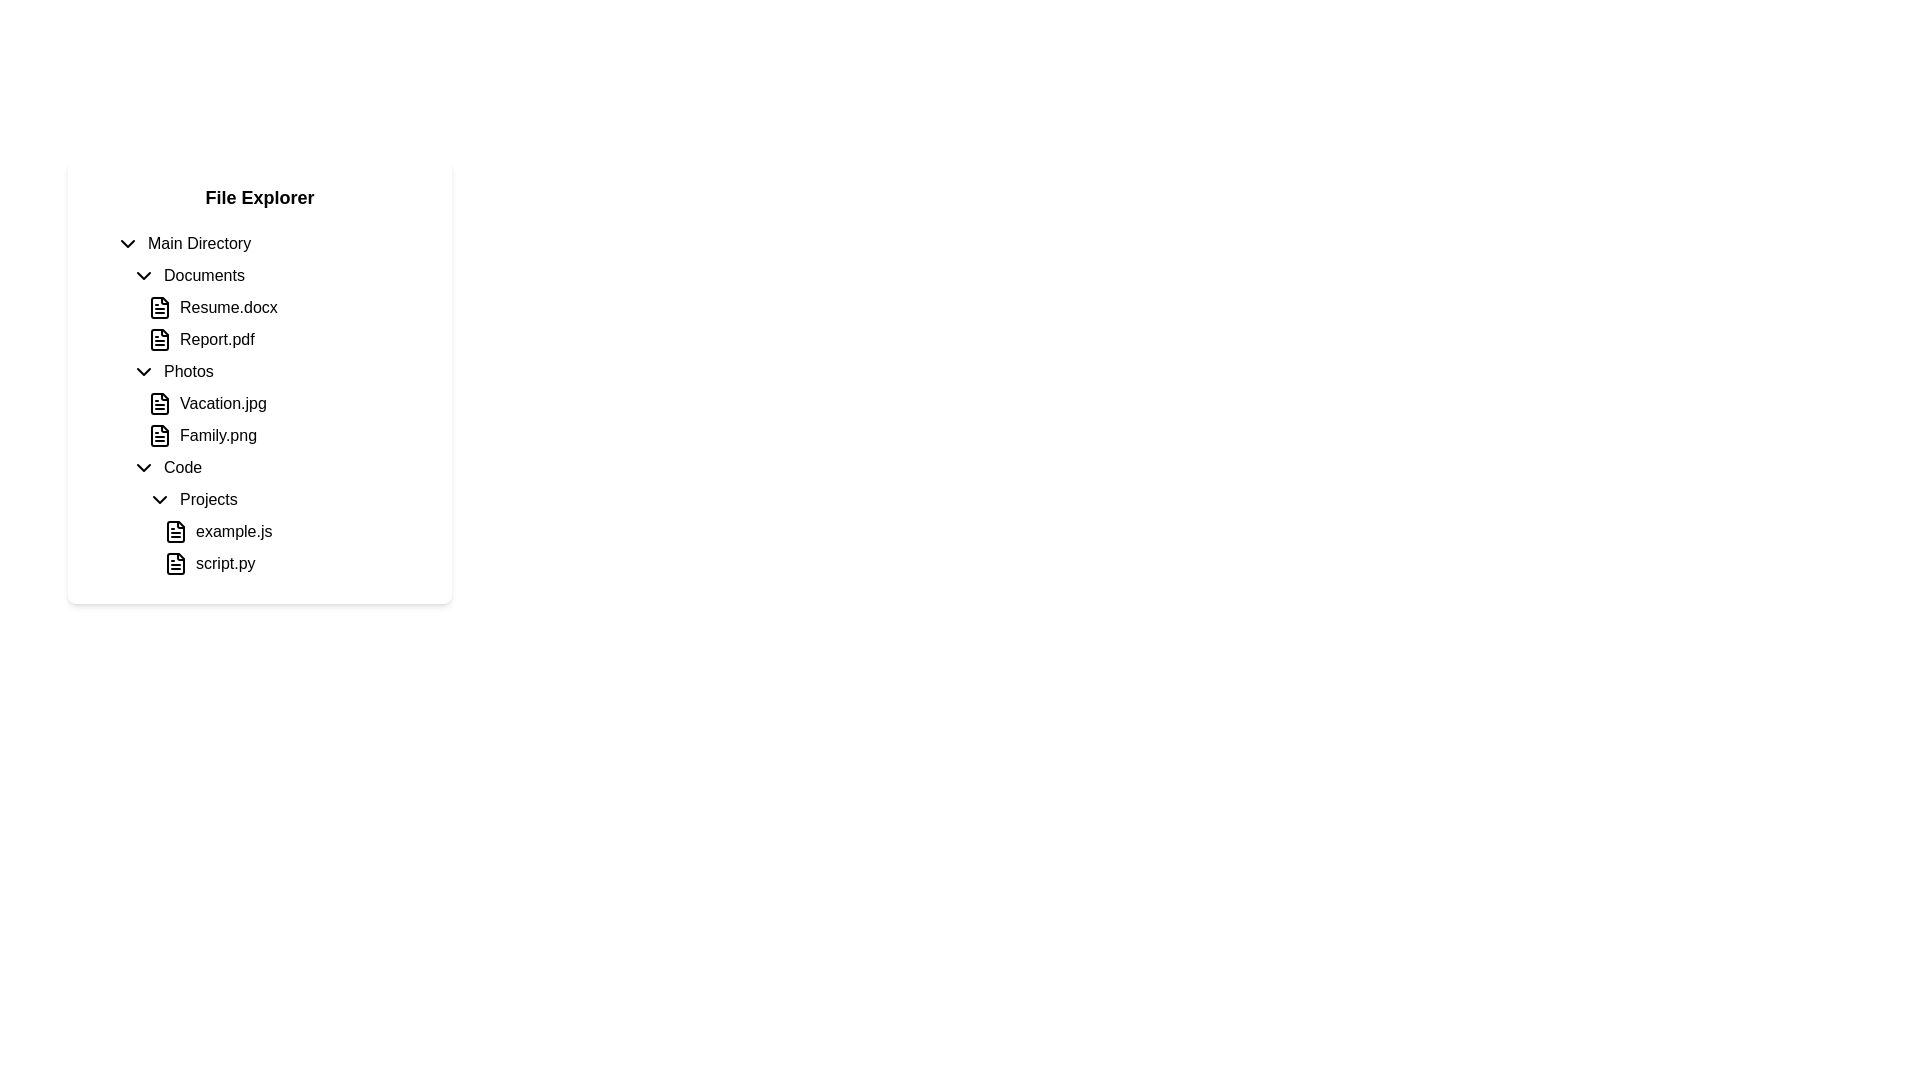  Describe the element at coordinates (225, 563) in the screenshot. I see `the text label representing the file named 'script.py' in the file explorer interface` at that location.